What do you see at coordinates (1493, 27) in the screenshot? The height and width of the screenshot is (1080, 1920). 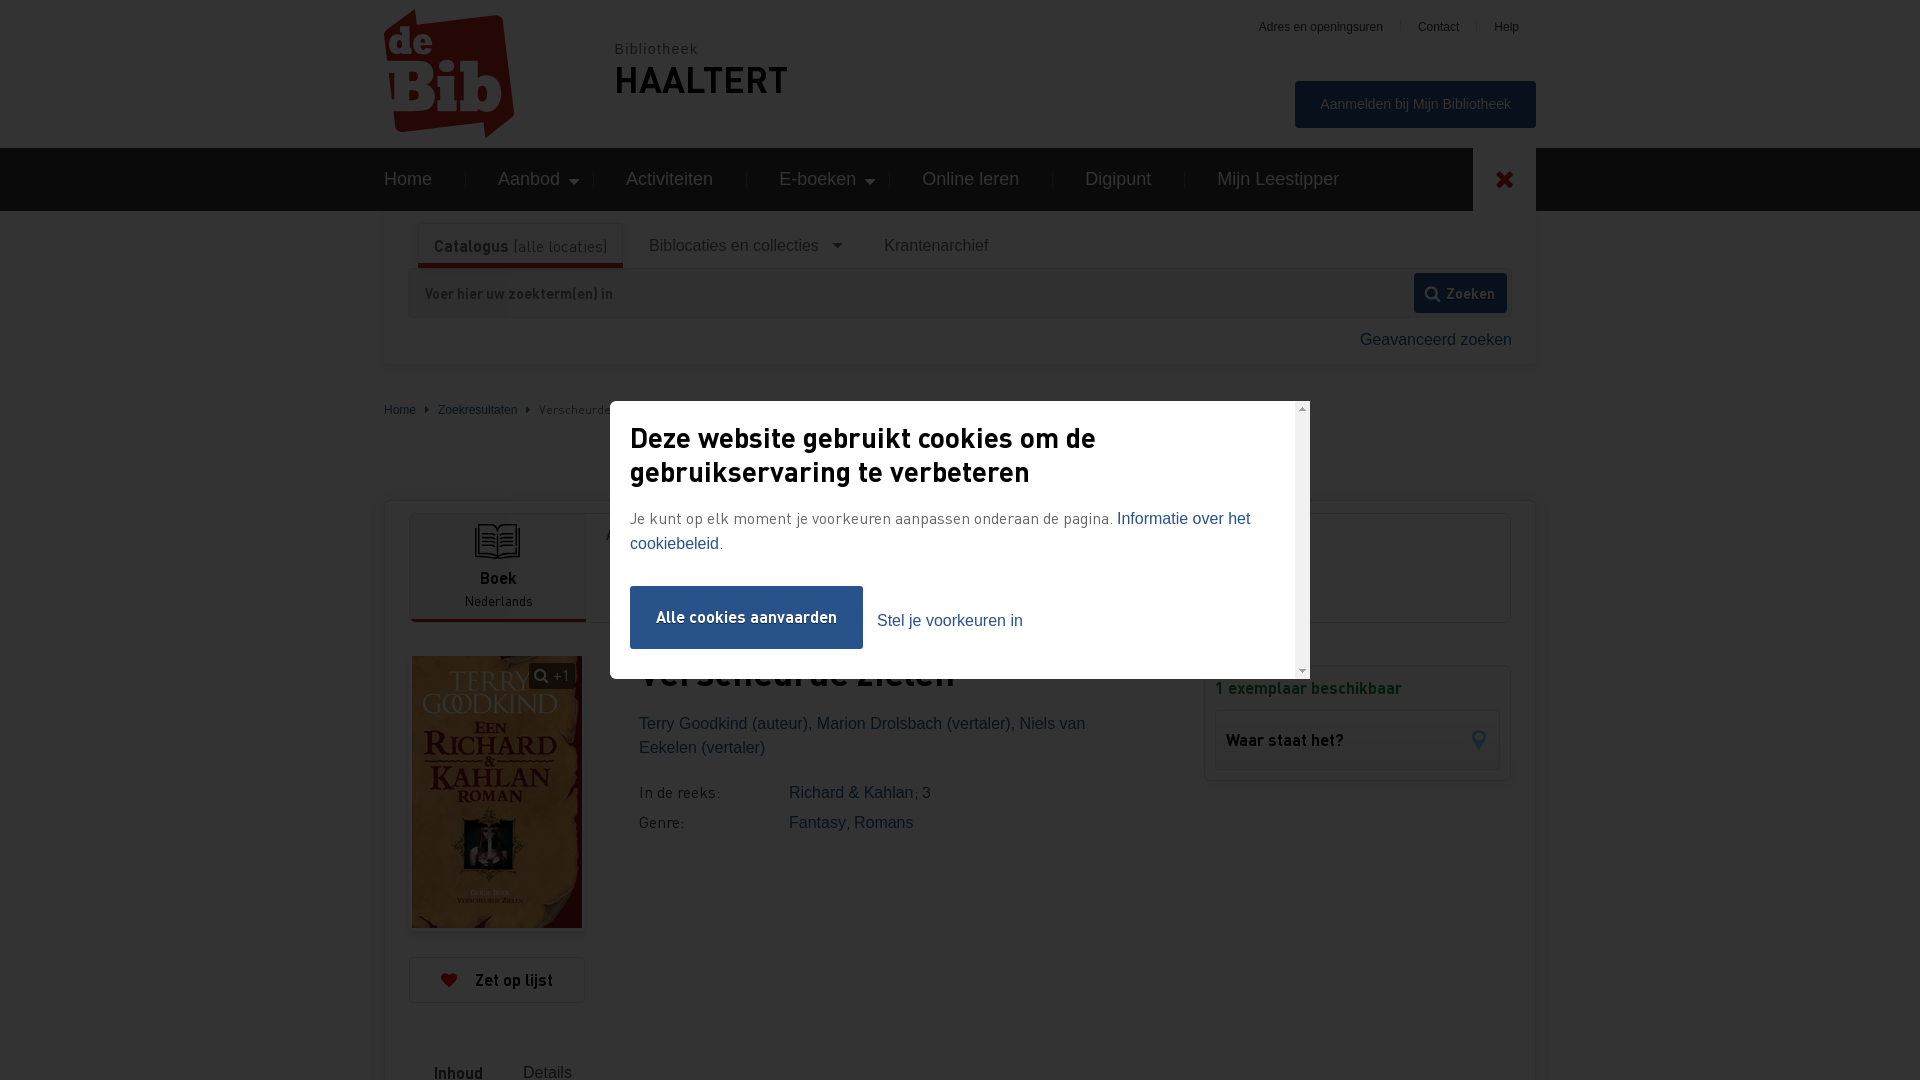 I see `'Help'` at bounding box center [1493, 27].